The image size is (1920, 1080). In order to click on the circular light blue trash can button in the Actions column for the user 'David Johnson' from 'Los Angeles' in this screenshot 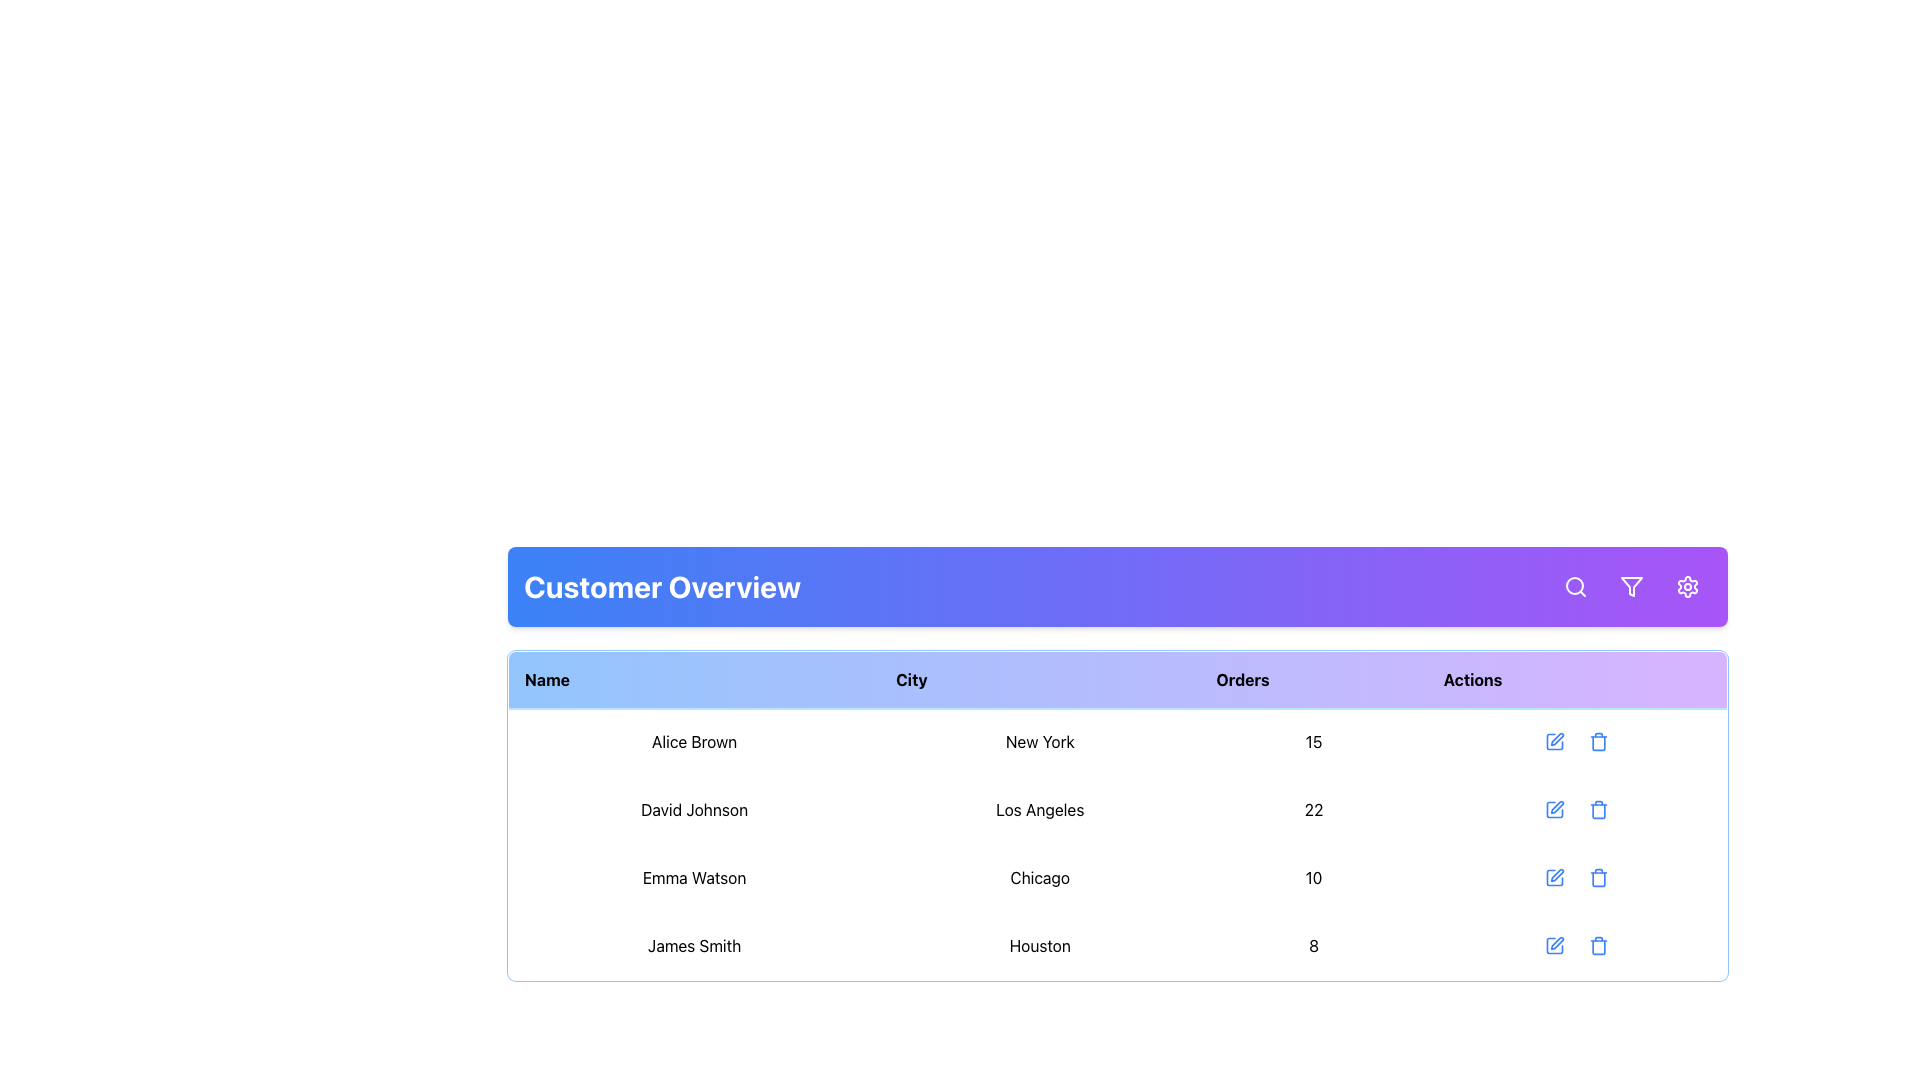, I will do `click(1598, 810)`.